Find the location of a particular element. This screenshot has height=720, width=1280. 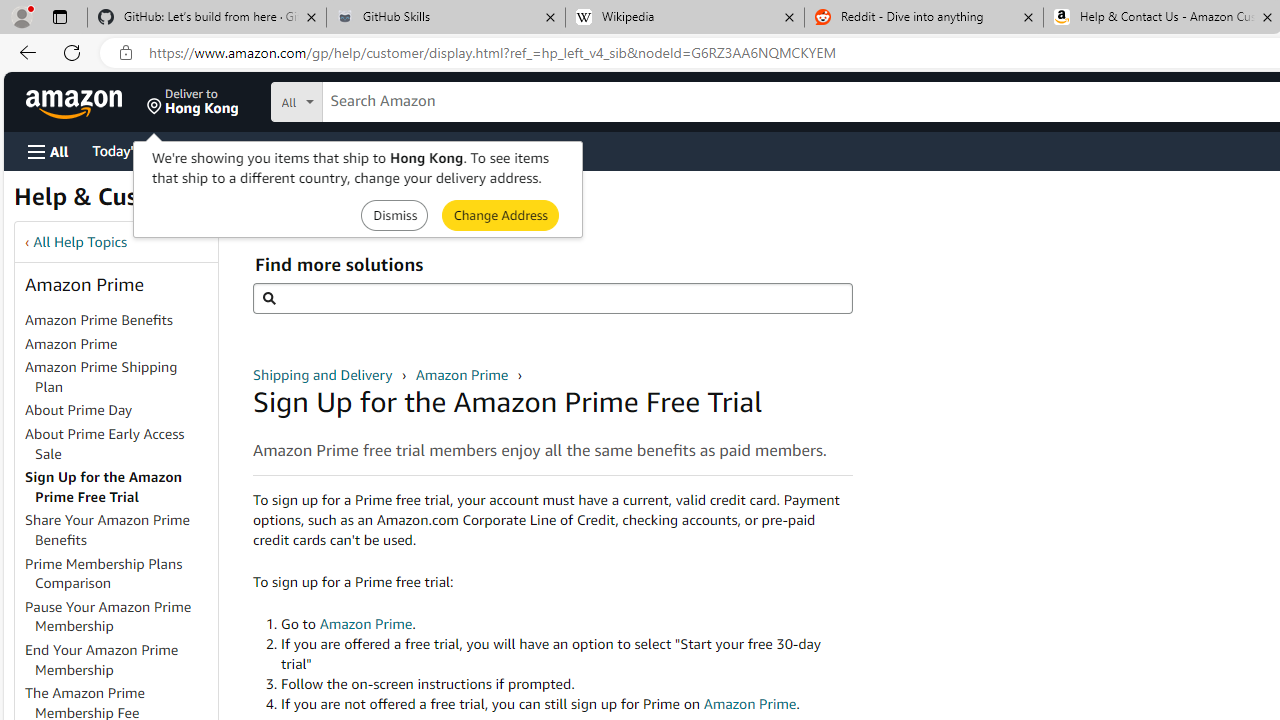

'Tab actions menu' is located at coordinates (59, 16).